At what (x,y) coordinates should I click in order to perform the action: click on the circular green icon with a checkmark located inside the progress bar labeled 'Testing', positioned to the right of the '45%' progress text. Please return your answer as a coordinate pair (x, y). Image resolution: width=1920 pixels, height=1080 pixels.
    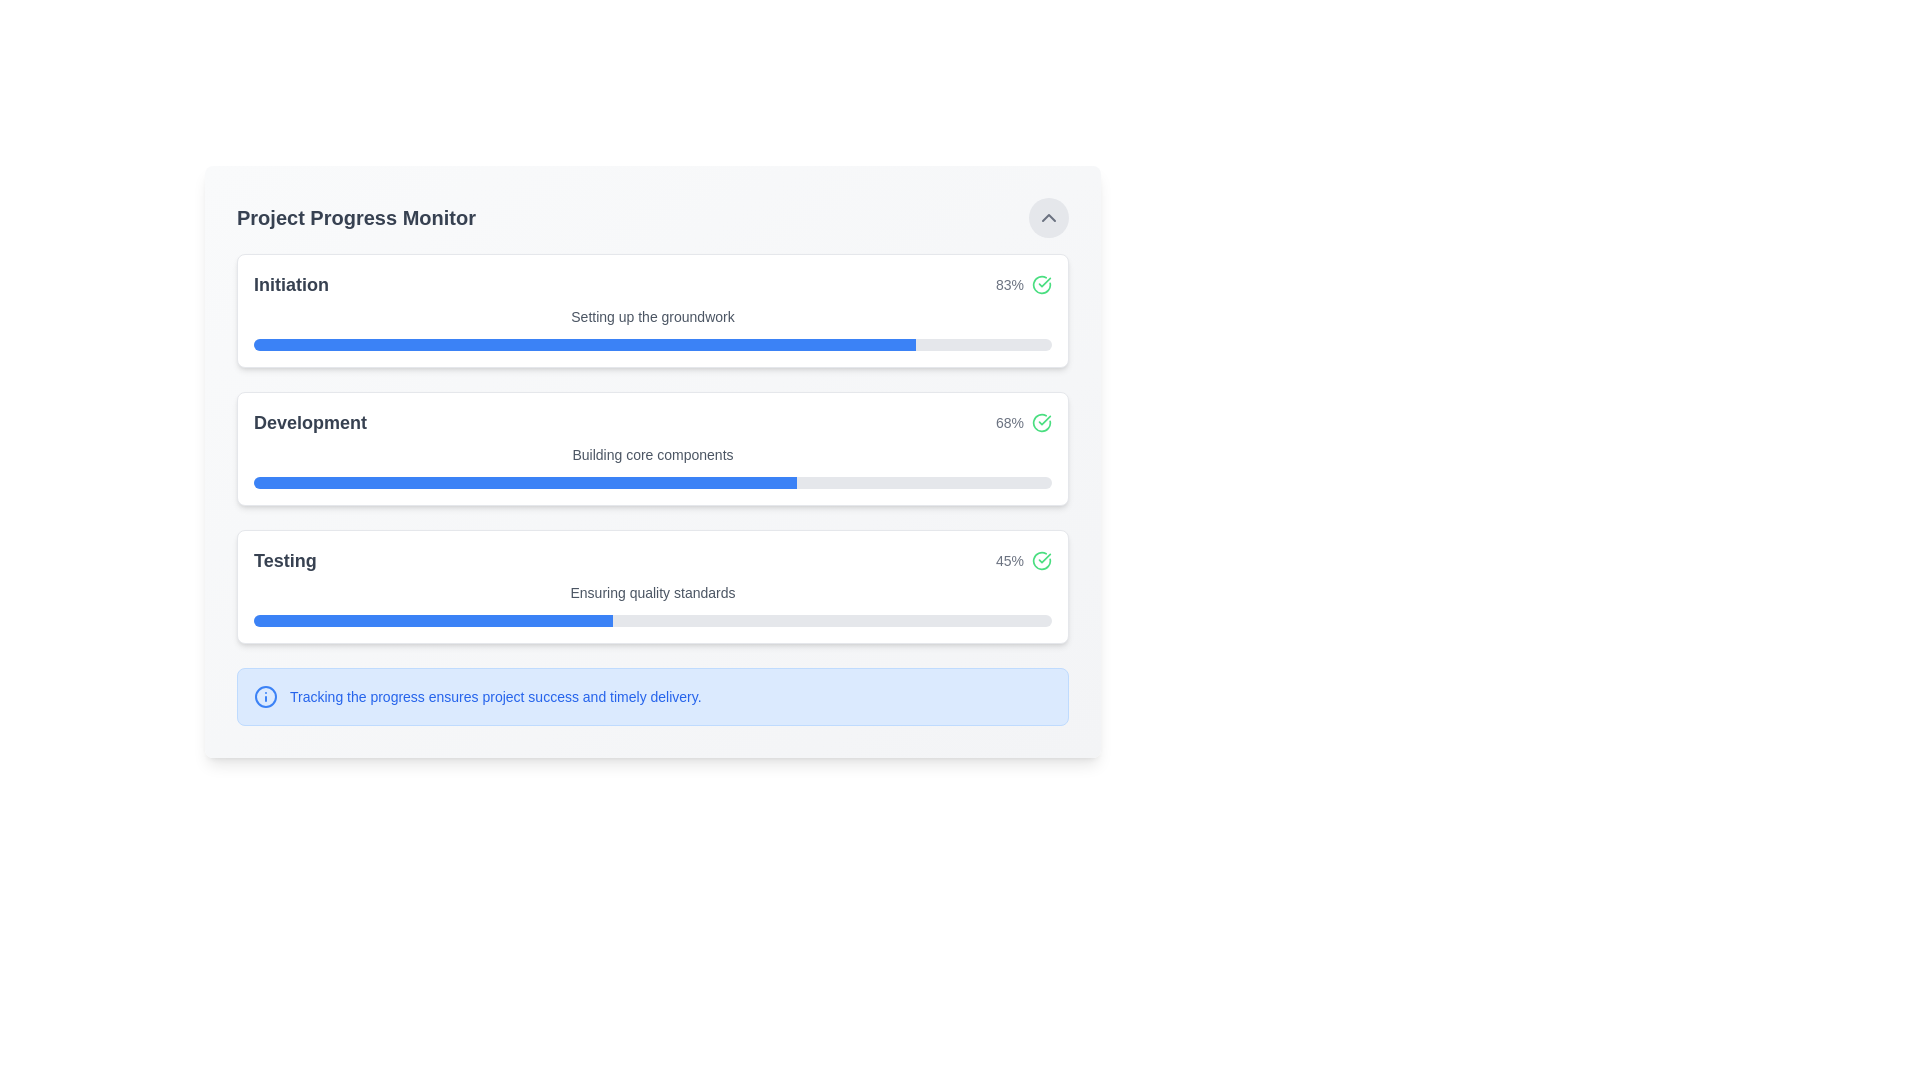
    Looking at the image, I should click on (1040, 560).